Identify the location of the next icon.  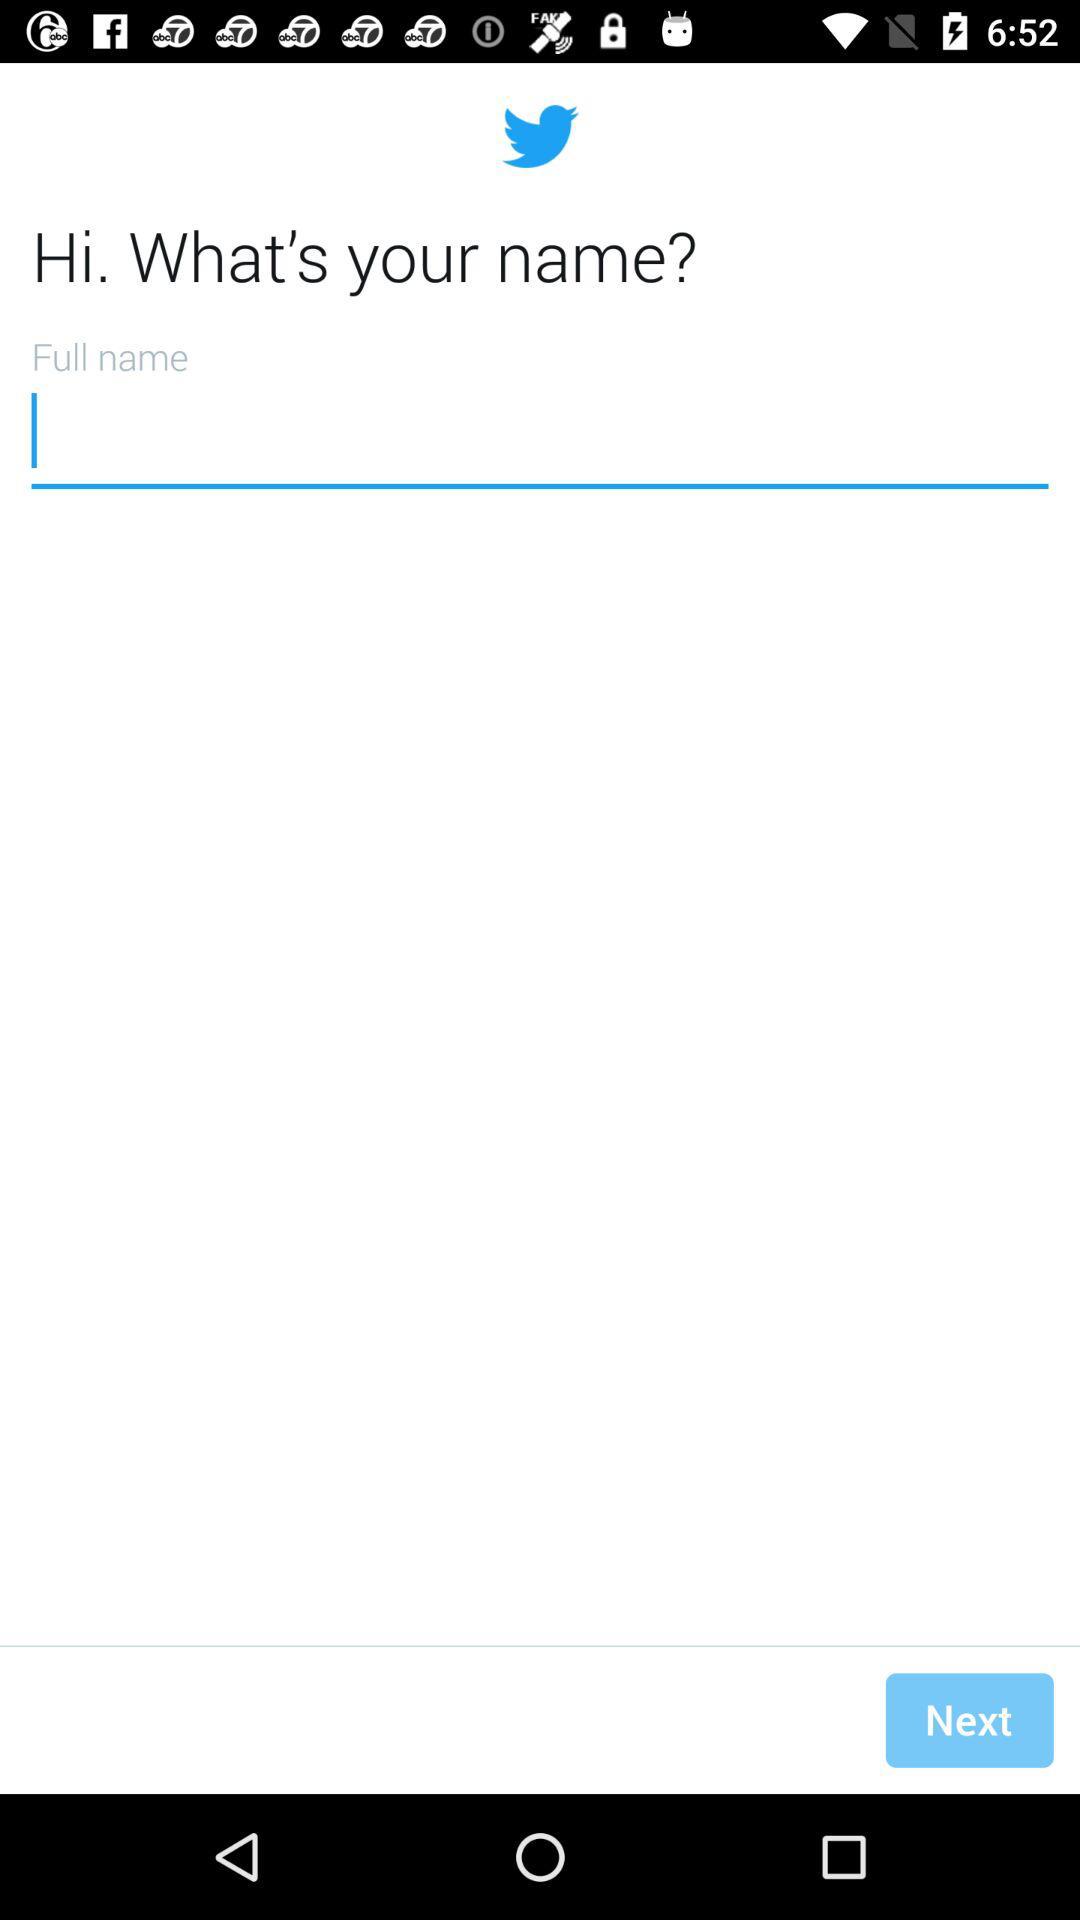
(968, 1719).